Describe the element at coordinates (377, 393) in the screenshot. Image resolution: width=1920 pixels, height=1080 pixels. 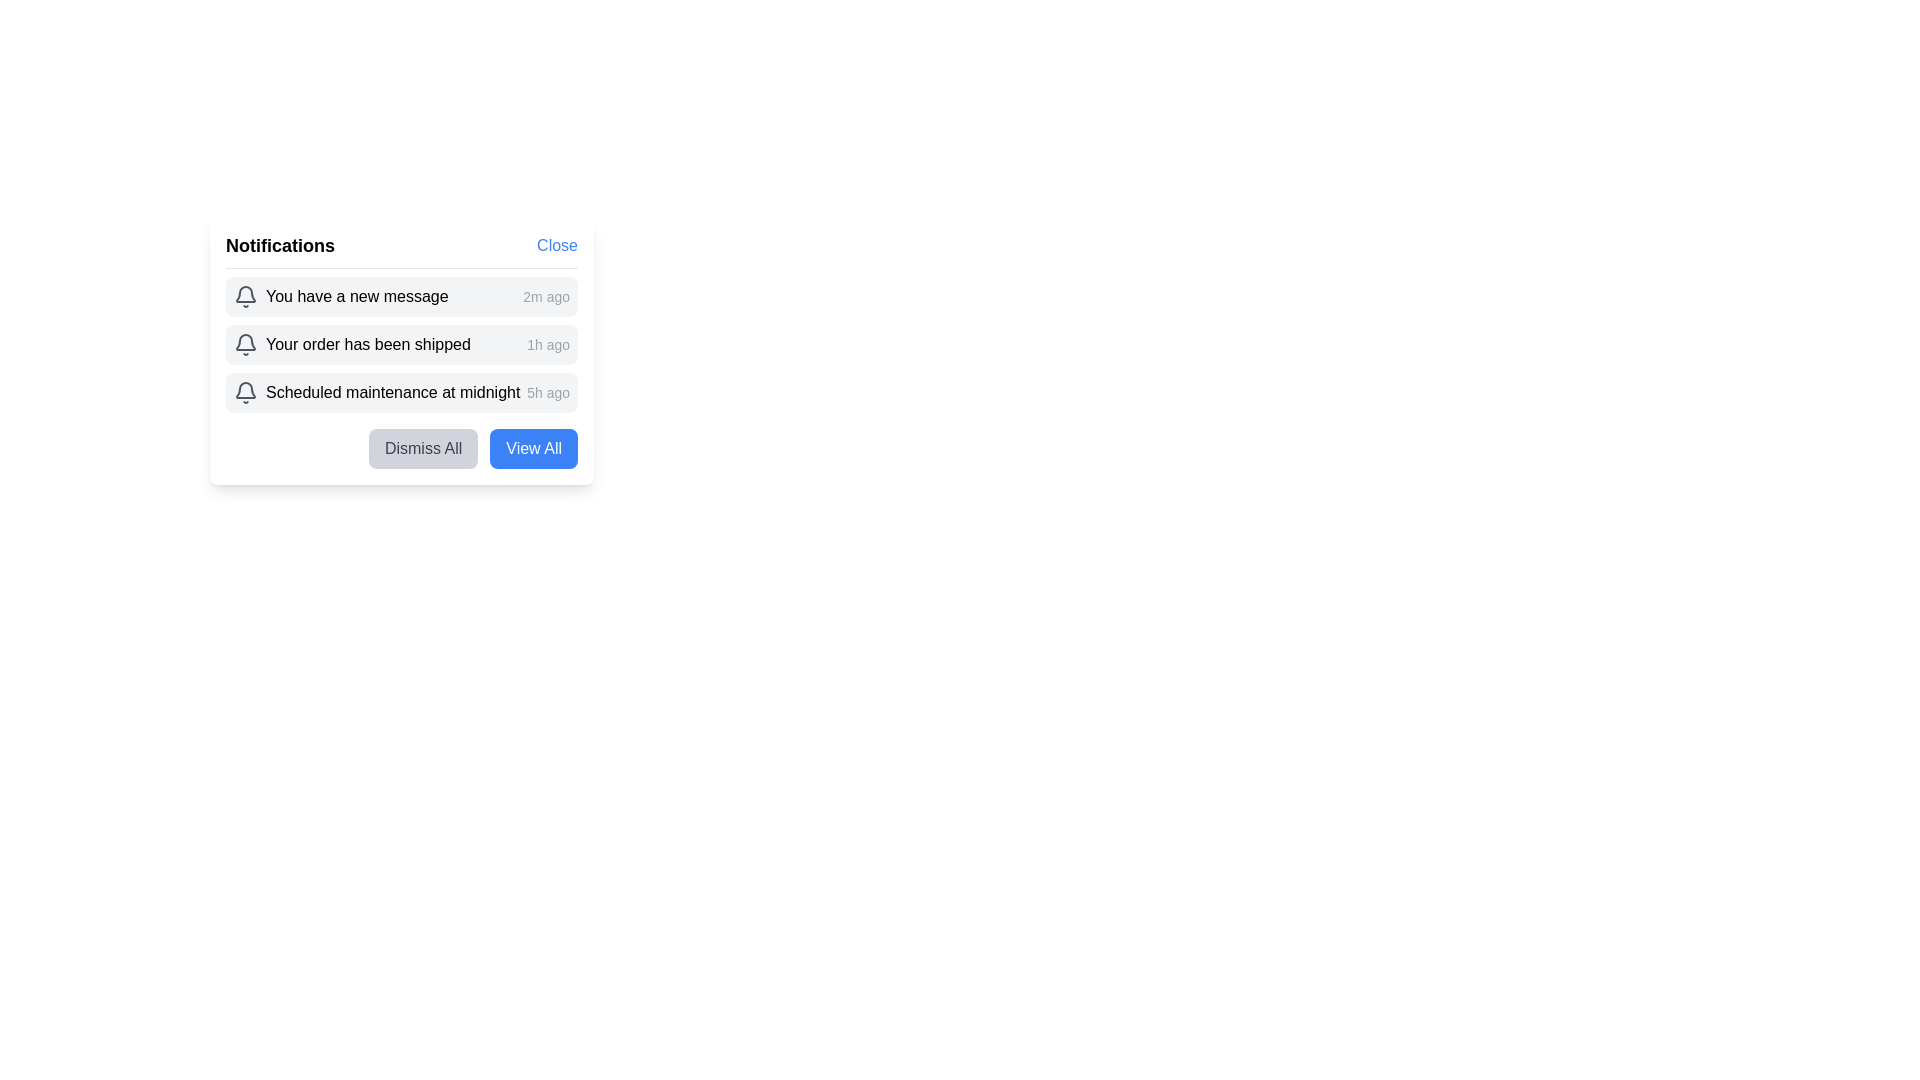
I see `notification text 'Scheduled maintenance at midnight' located in the Notifications panel, which is the third notification in the list` at that location.